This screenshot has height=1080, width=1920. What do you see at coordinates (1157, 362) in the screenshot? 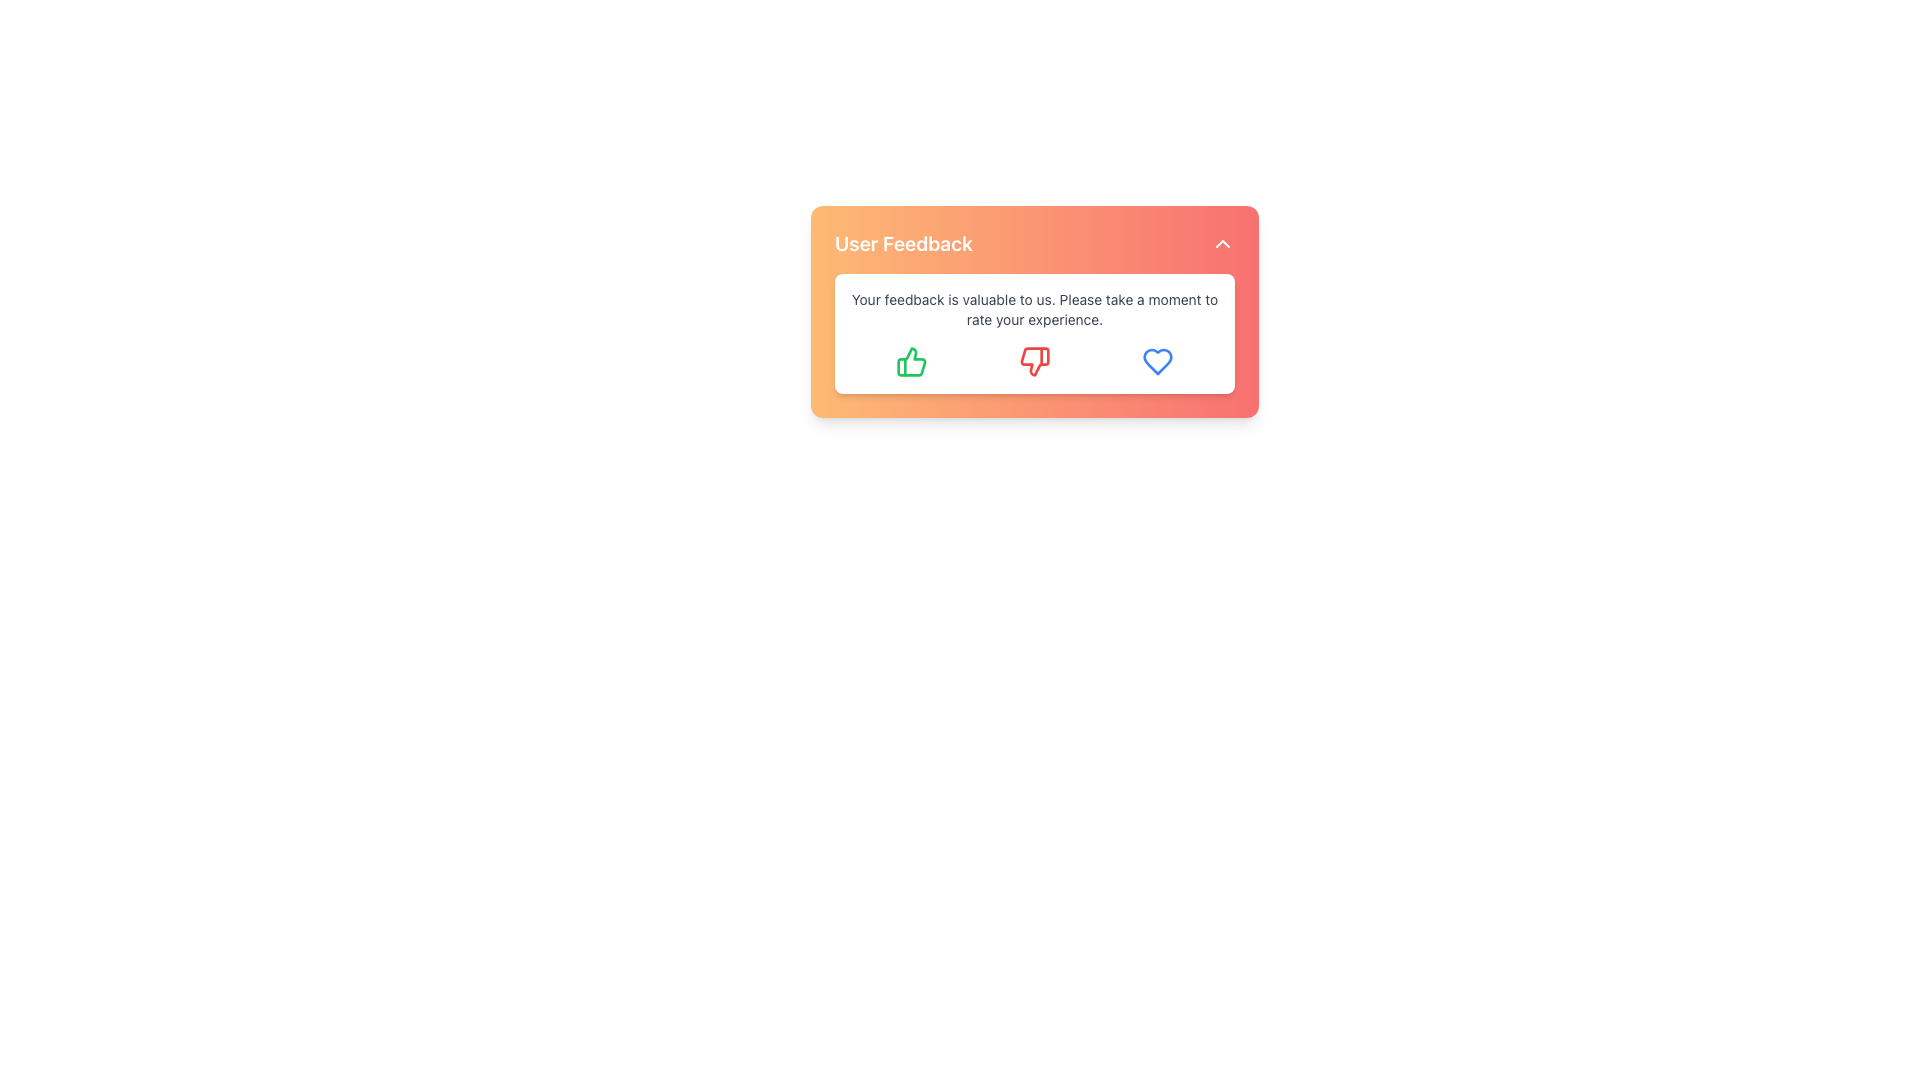
I see `the heart-shaped feedback icon located at the rightmost position among three feedback icons below the 'User Feedback' text` at bounding box center [1157, 362].